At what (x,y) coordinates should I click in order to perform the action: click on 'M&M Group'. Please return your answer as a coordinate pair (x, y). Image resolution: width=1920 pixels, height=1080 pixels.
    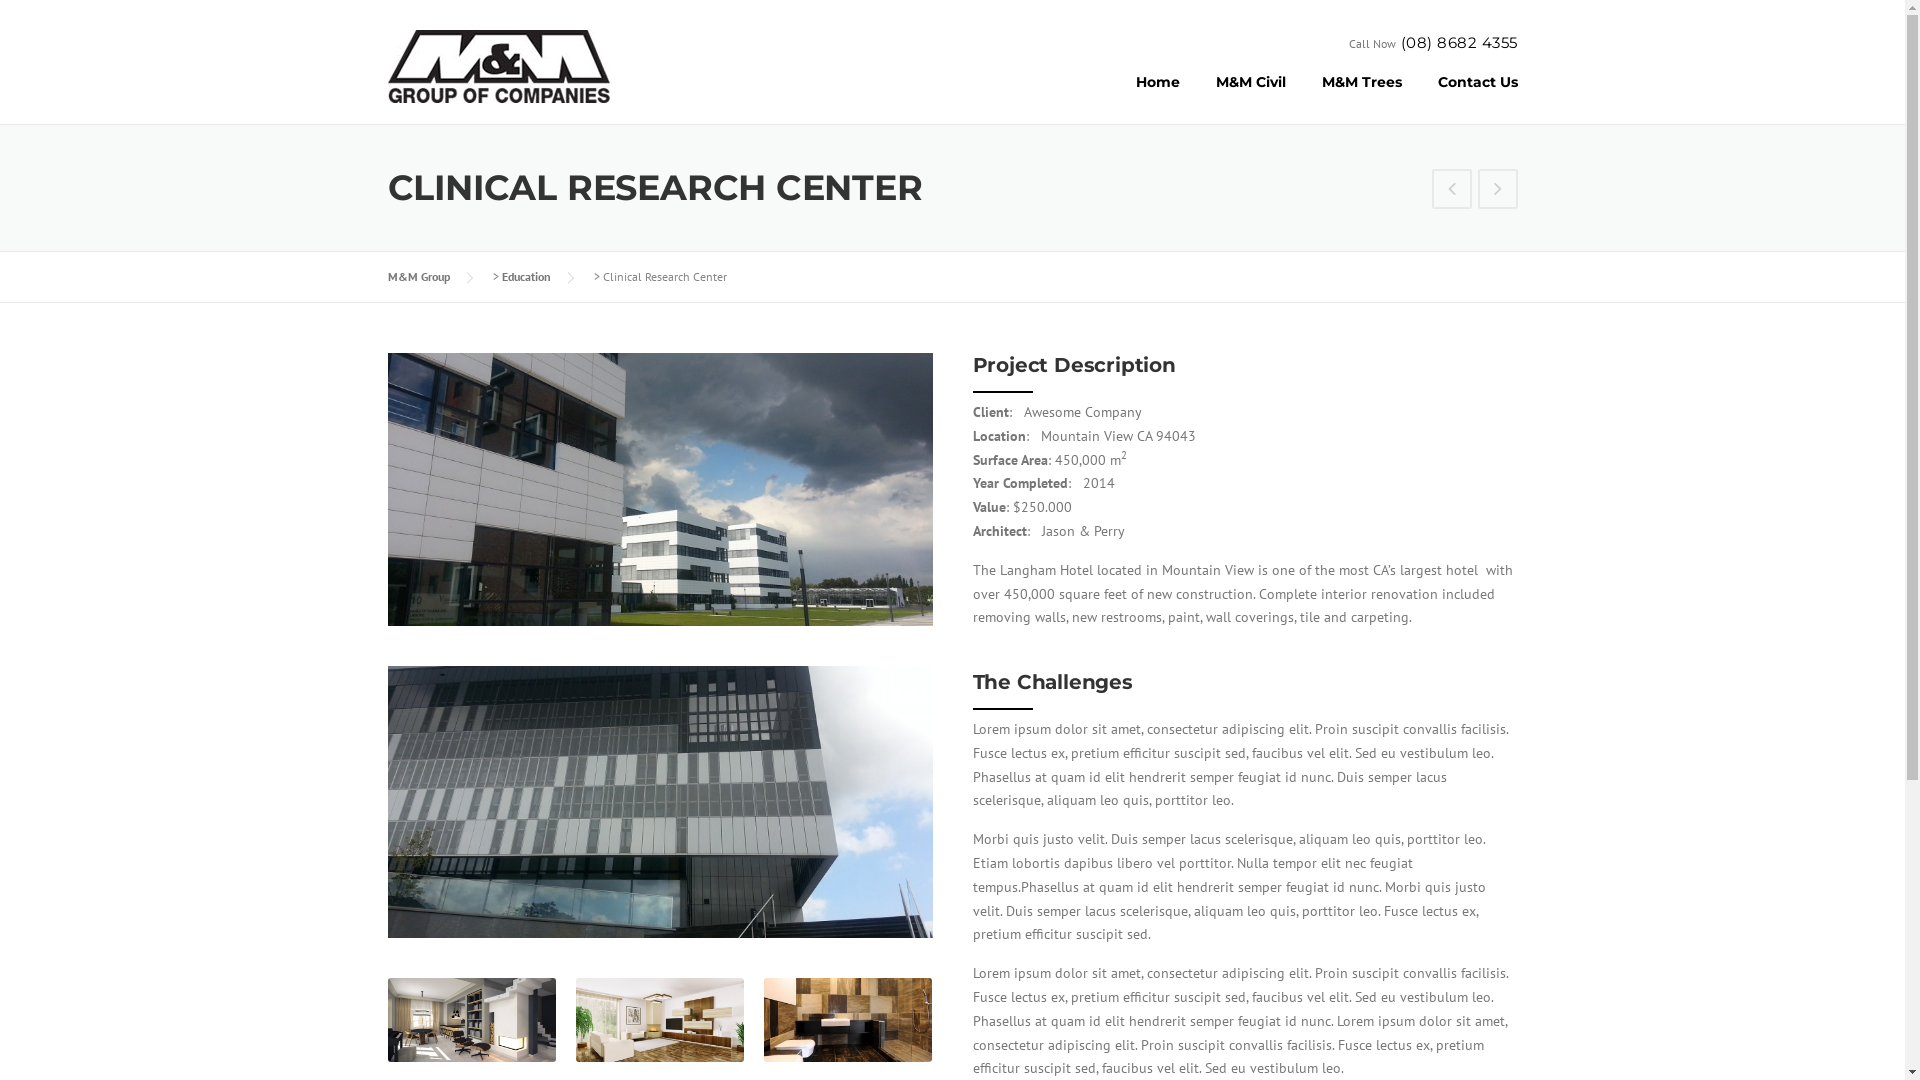
    Looking at the image, I should click on (417, 276).